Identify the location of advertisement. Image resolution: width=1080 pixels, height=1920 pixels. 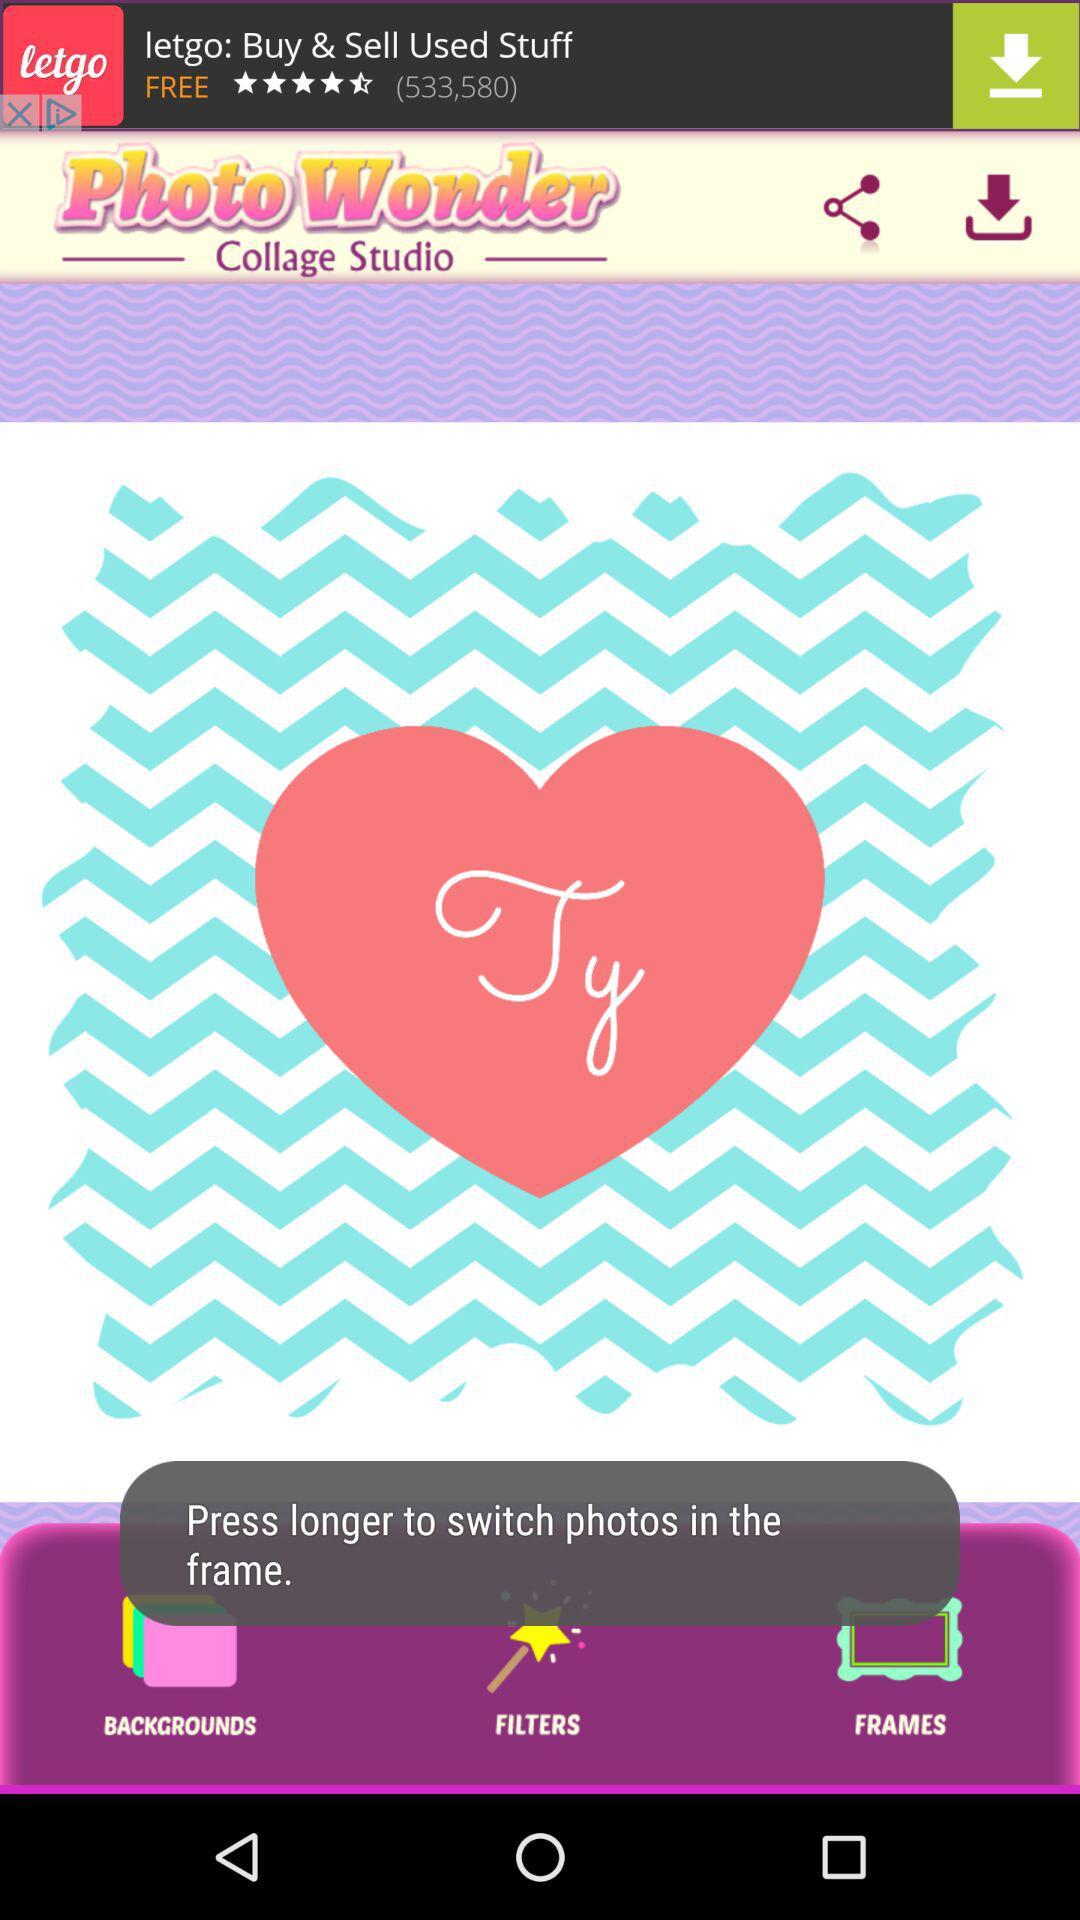
(540, 65).